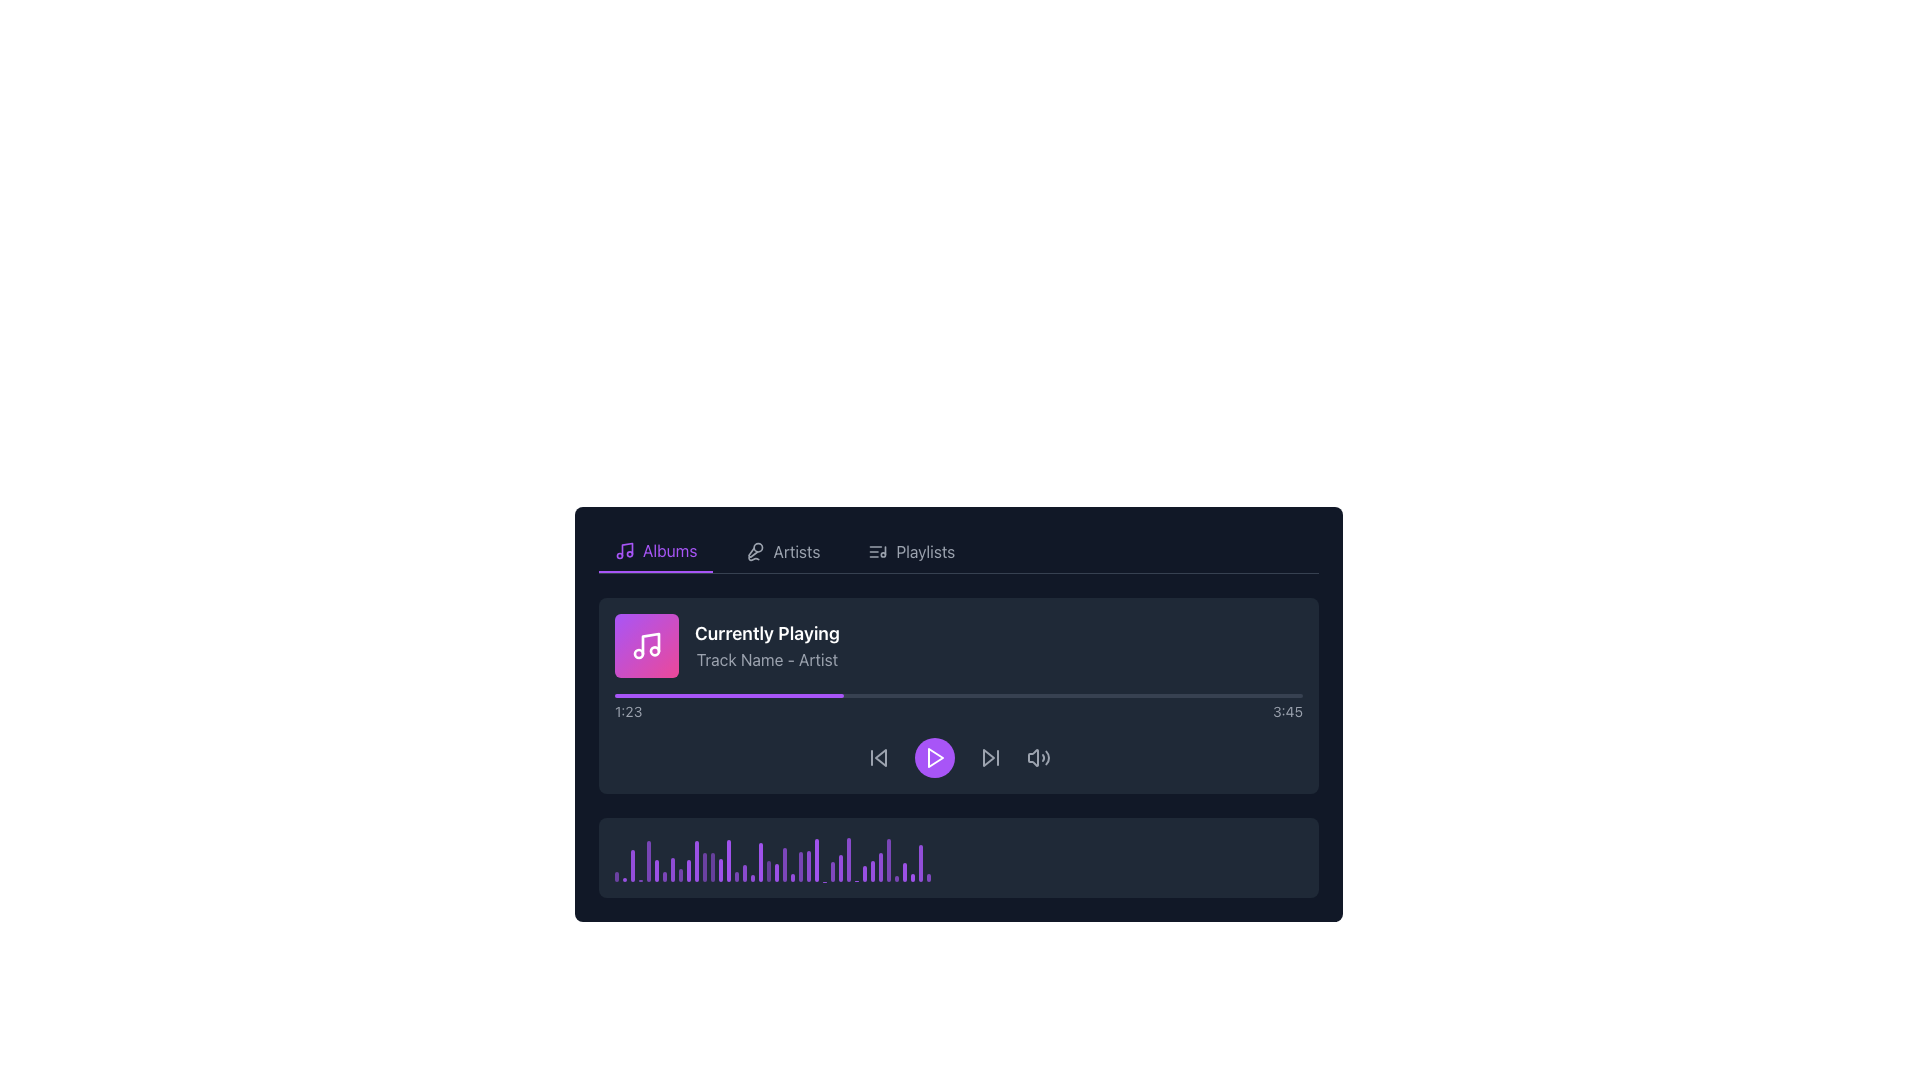 The height and width of the screenshot is (1080, 1920). Describe the element at coordinates (887, 859) in the screenshot. I see `the 37th vertical bar in the series of progress bars located at the bottom of the player card` at that location.